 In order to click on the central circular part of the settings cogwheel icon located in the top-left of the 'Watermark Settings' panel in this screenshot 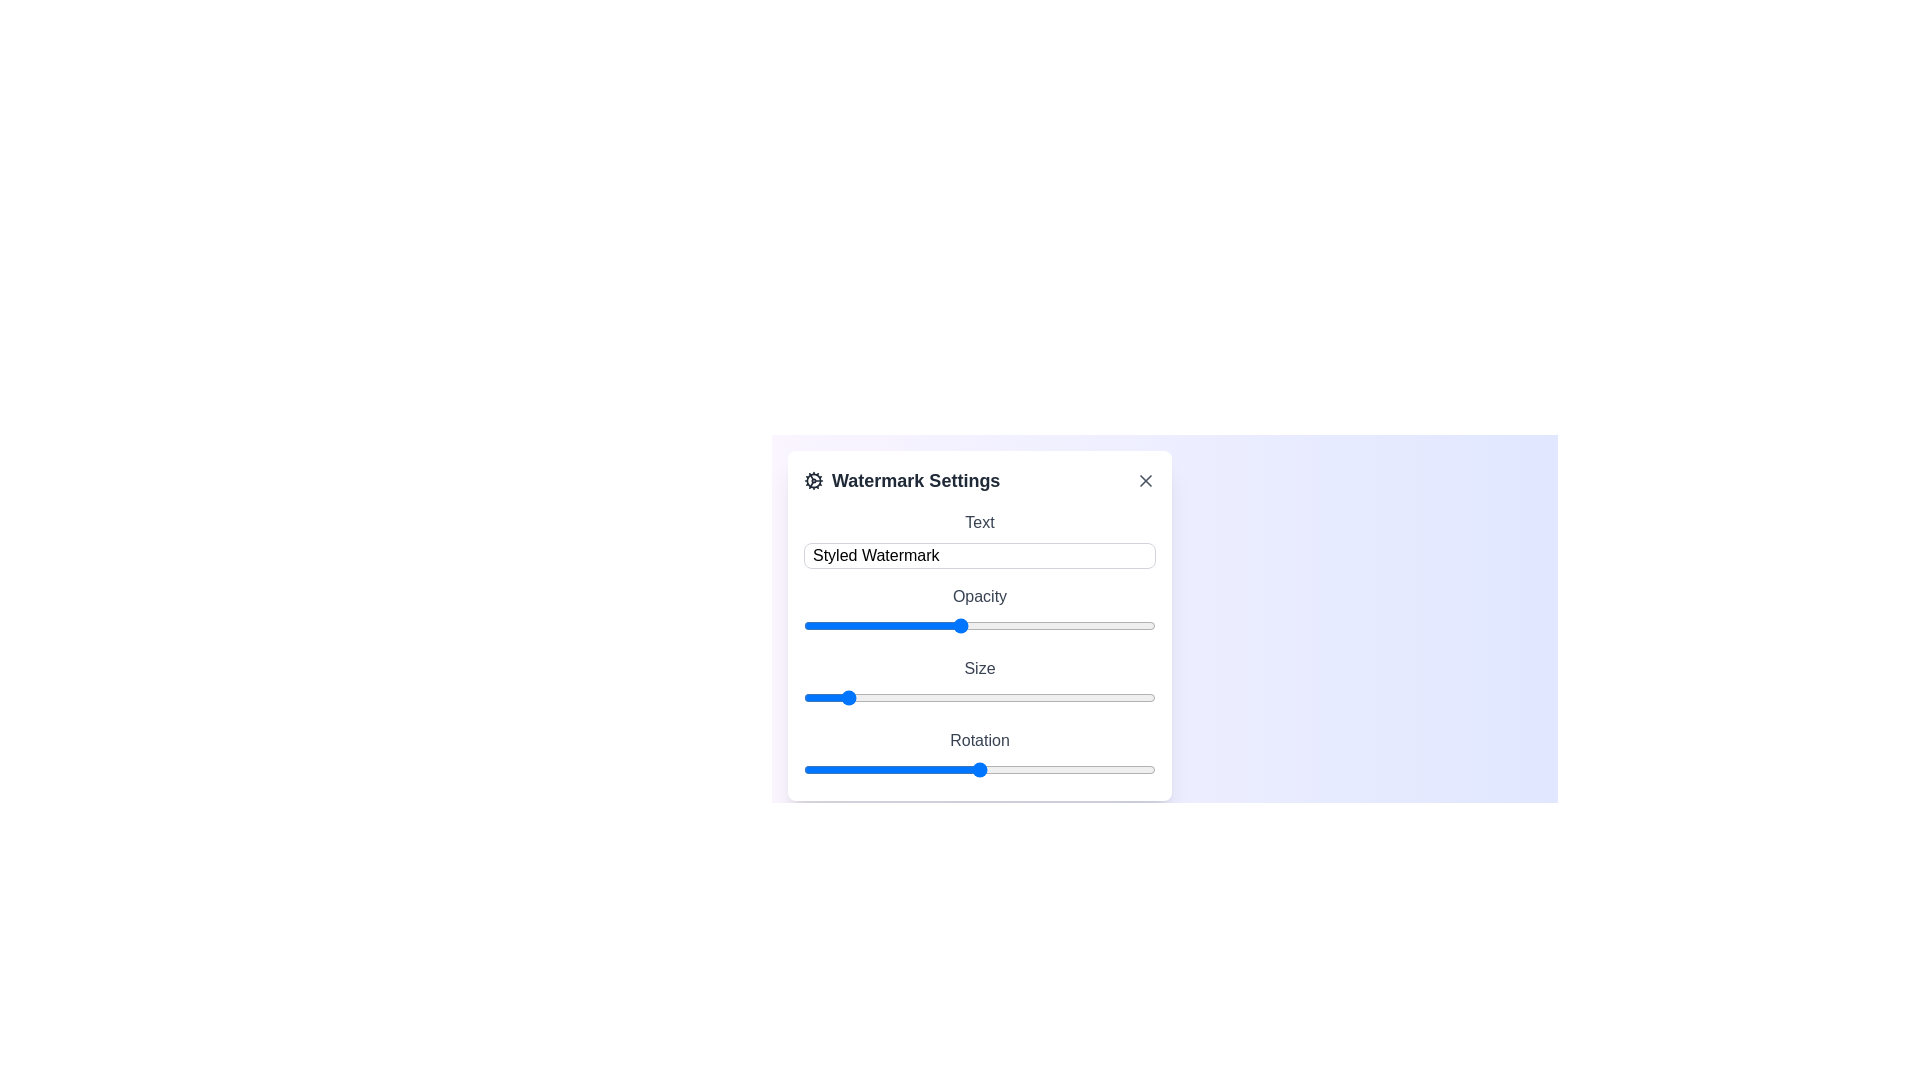, I will do `click(814, 481)`.